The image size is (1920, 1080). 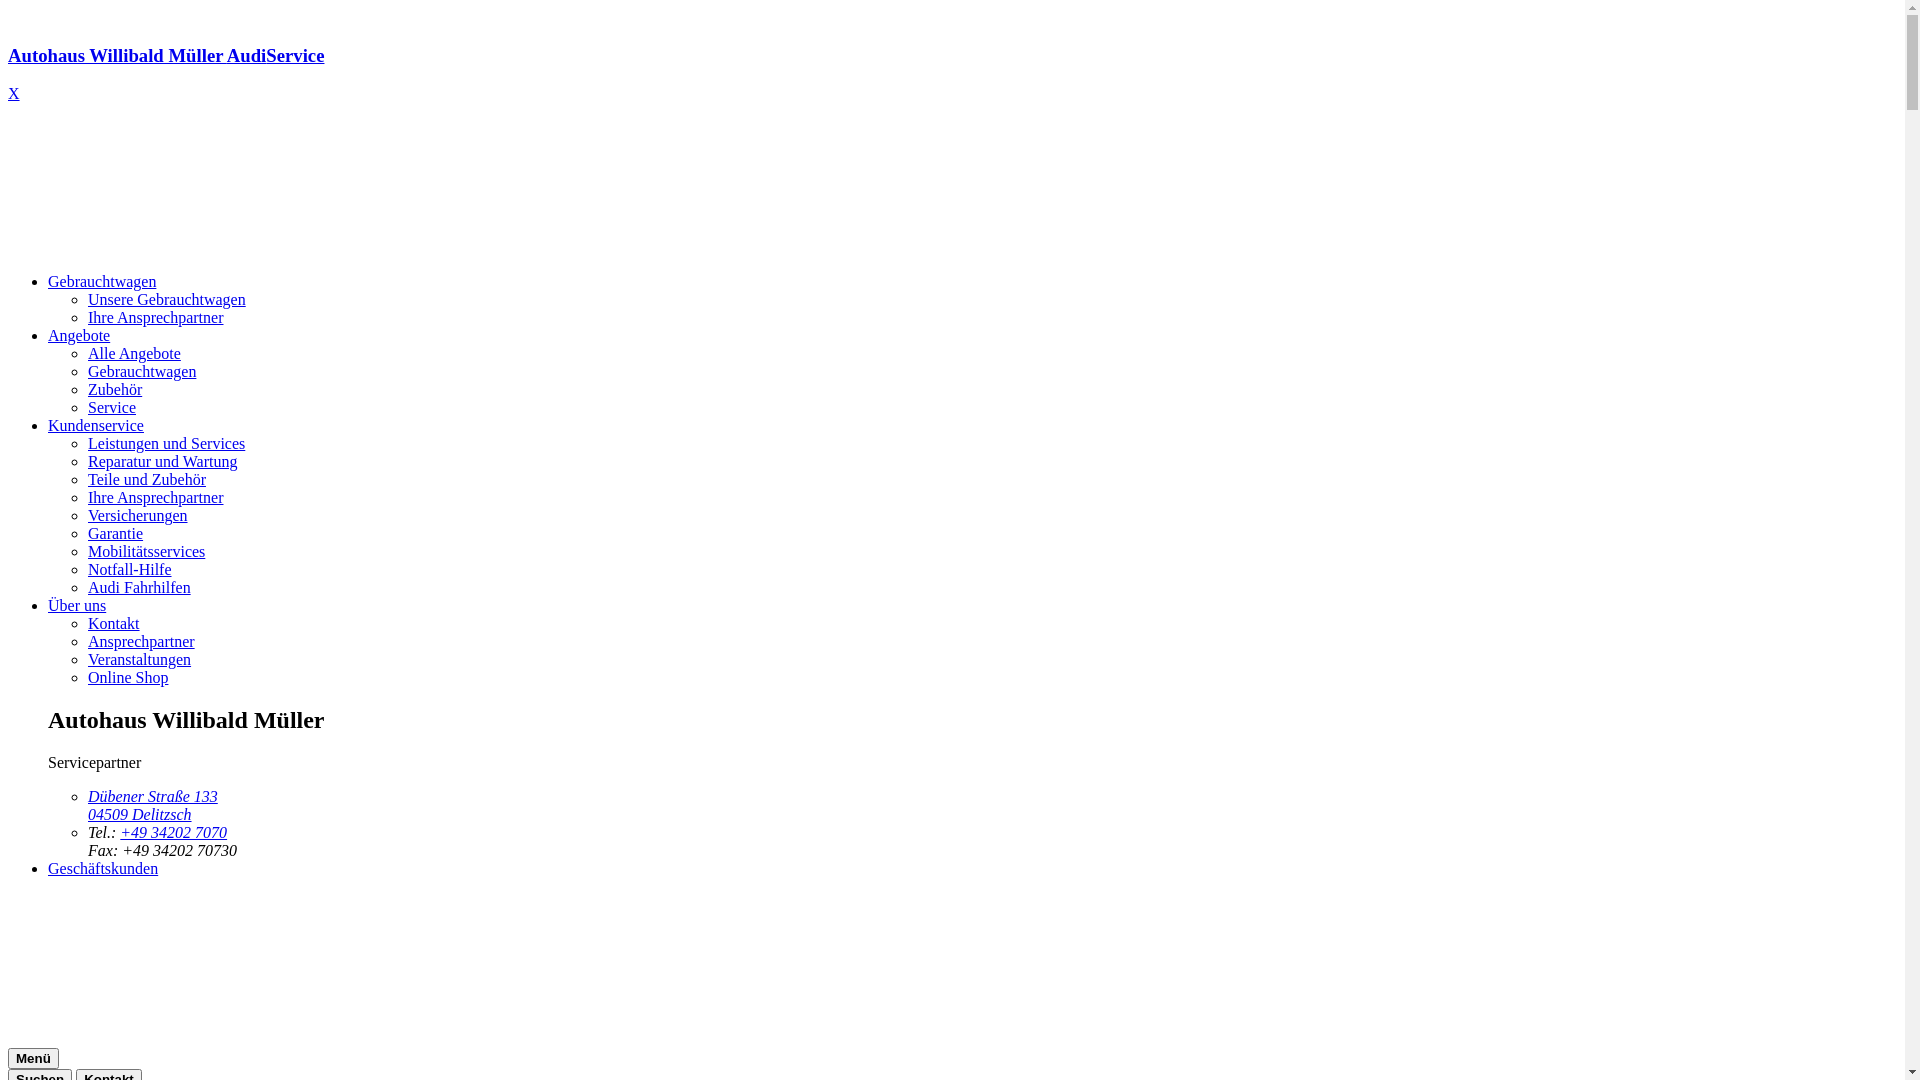 I want to click on 'Unsere Gebrauchtwagen', so click(x=167, y=299).